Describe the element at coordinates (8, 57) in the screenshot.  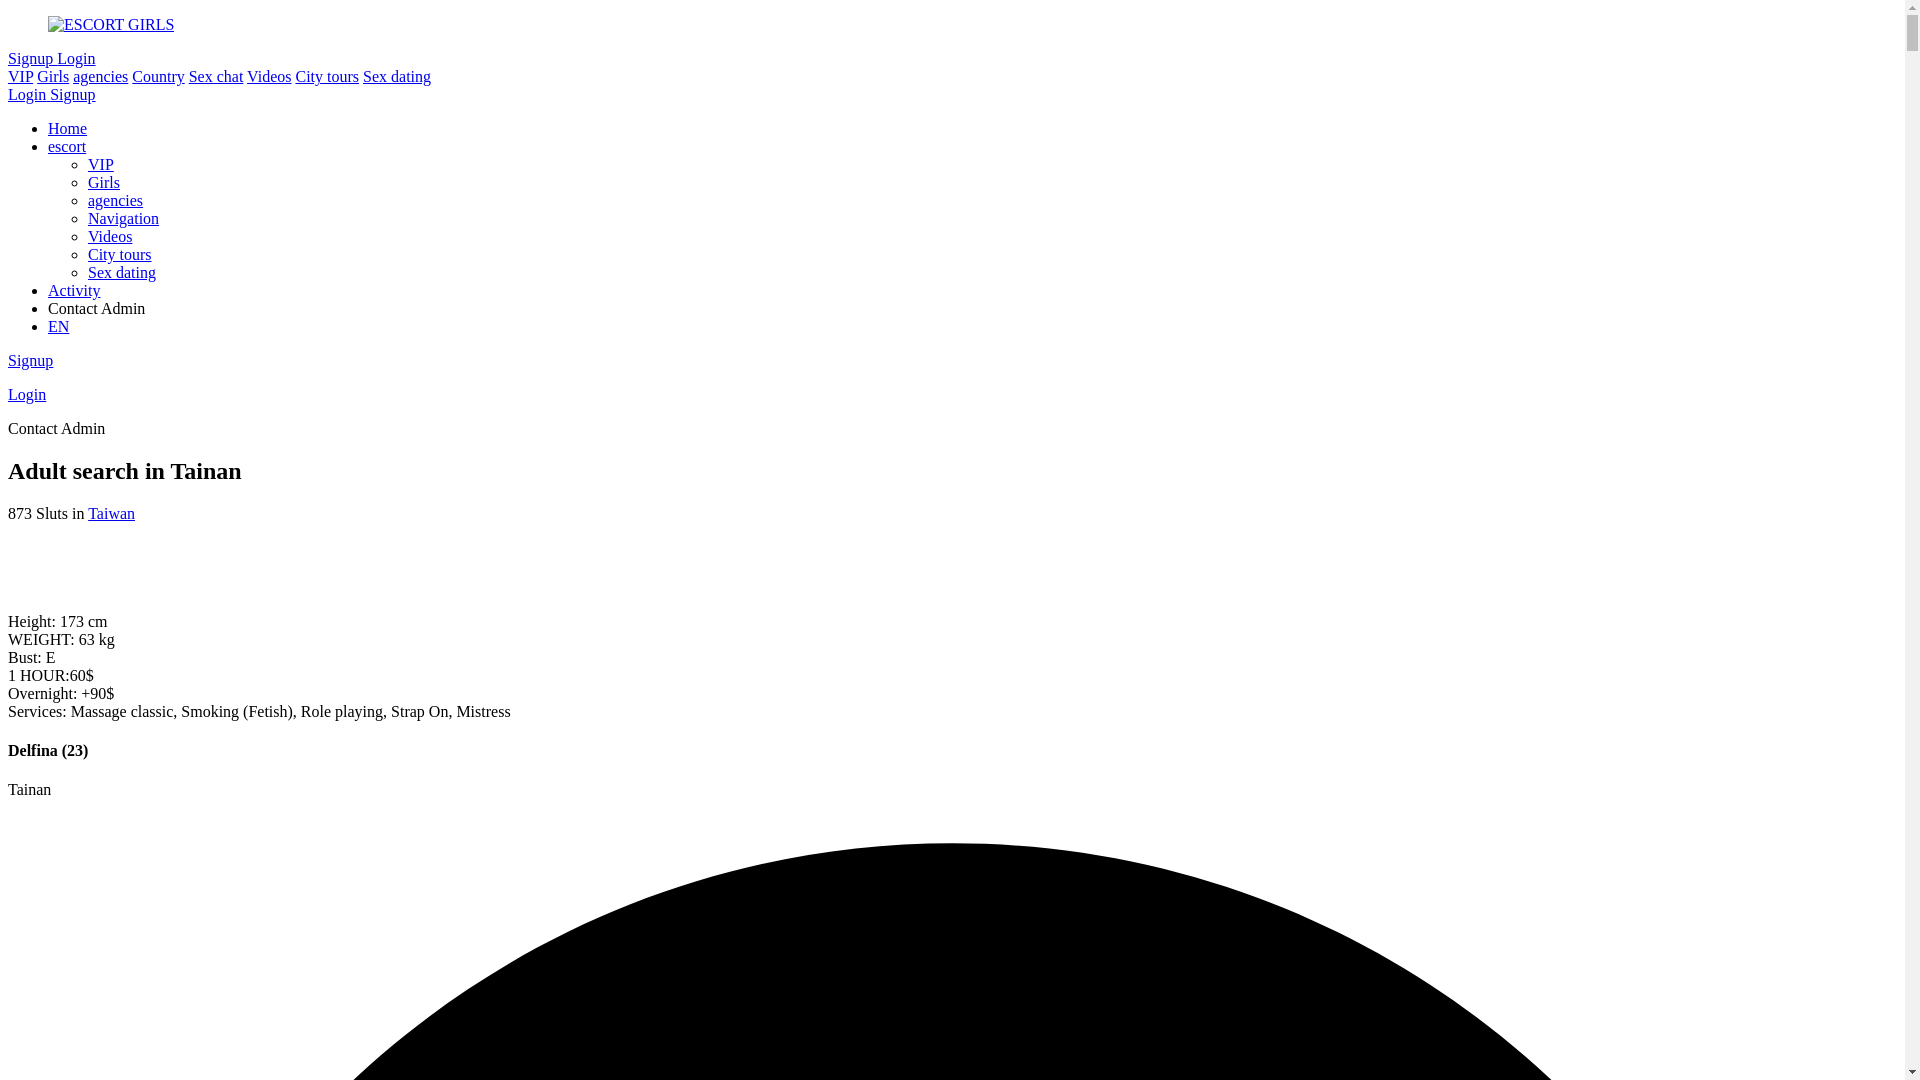
I see `'Signup'` at that location.